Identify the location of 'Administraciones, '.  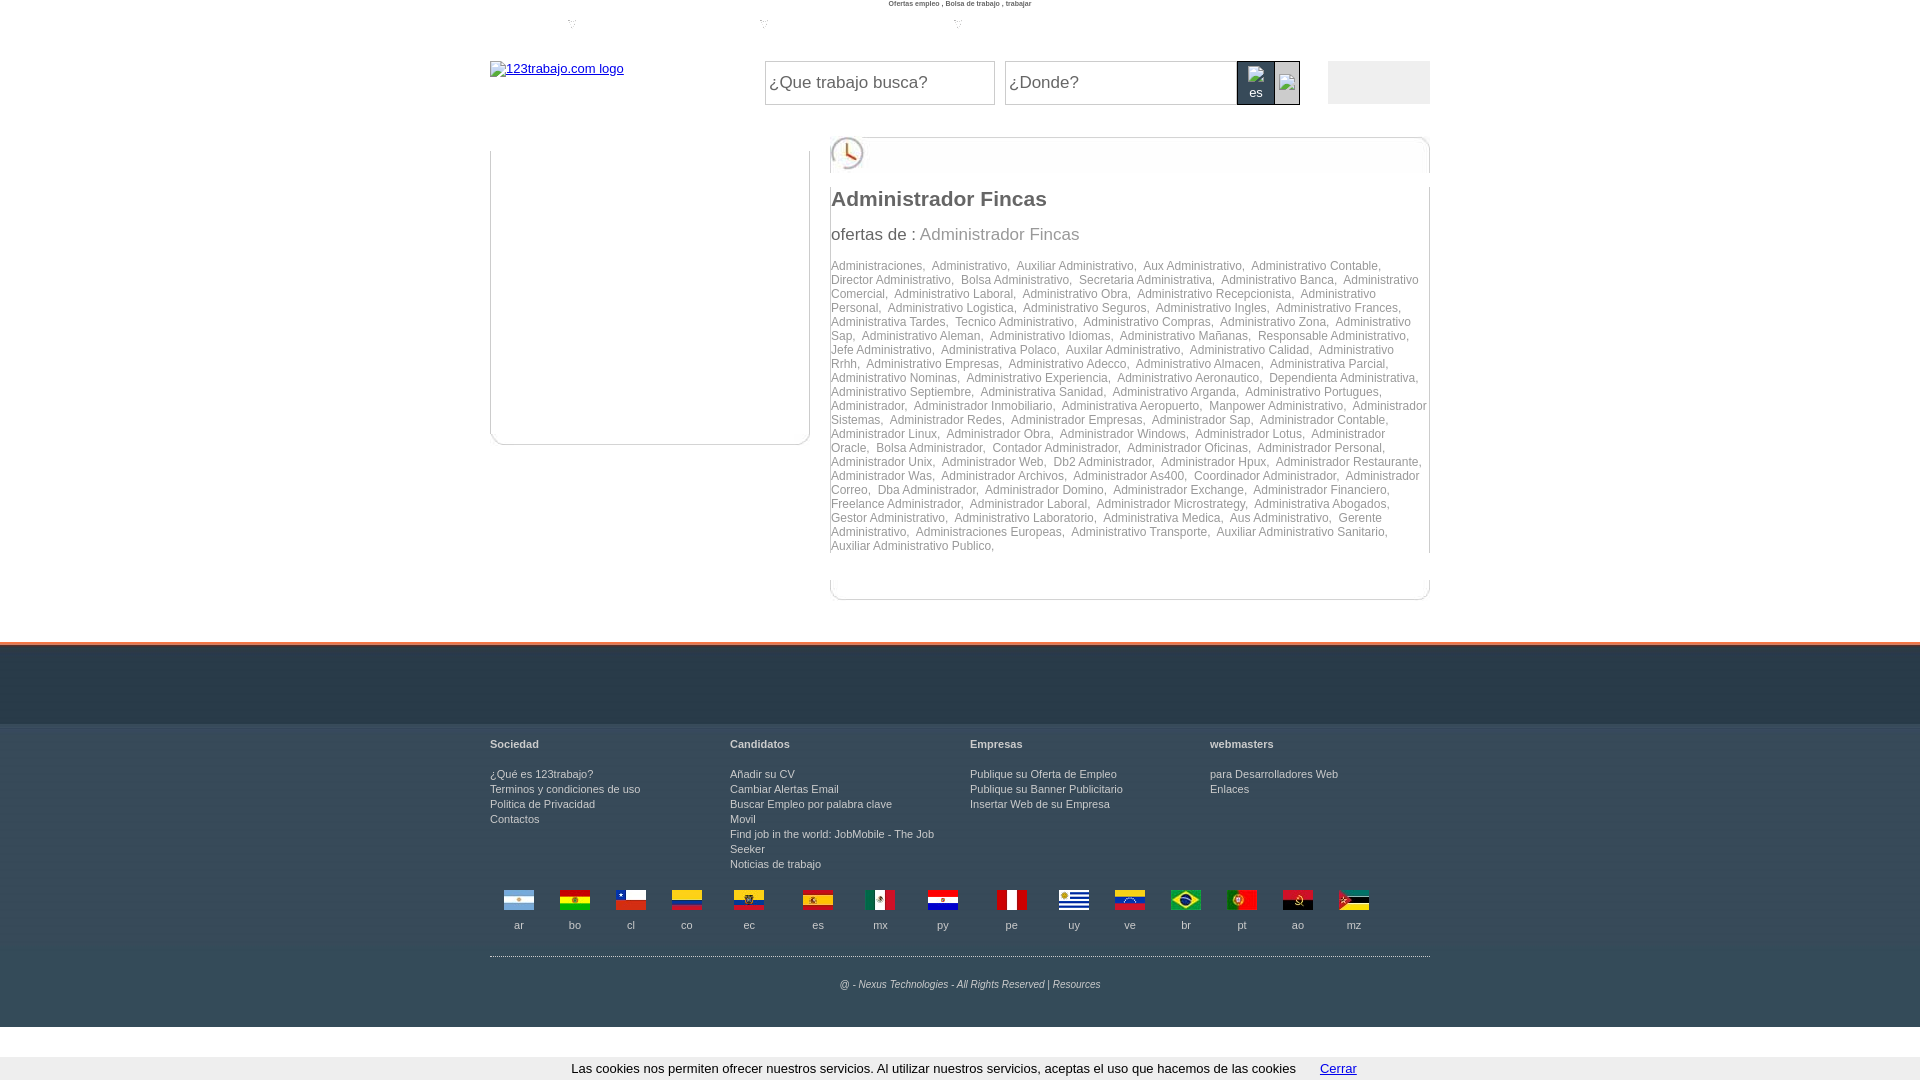
(880, 265).